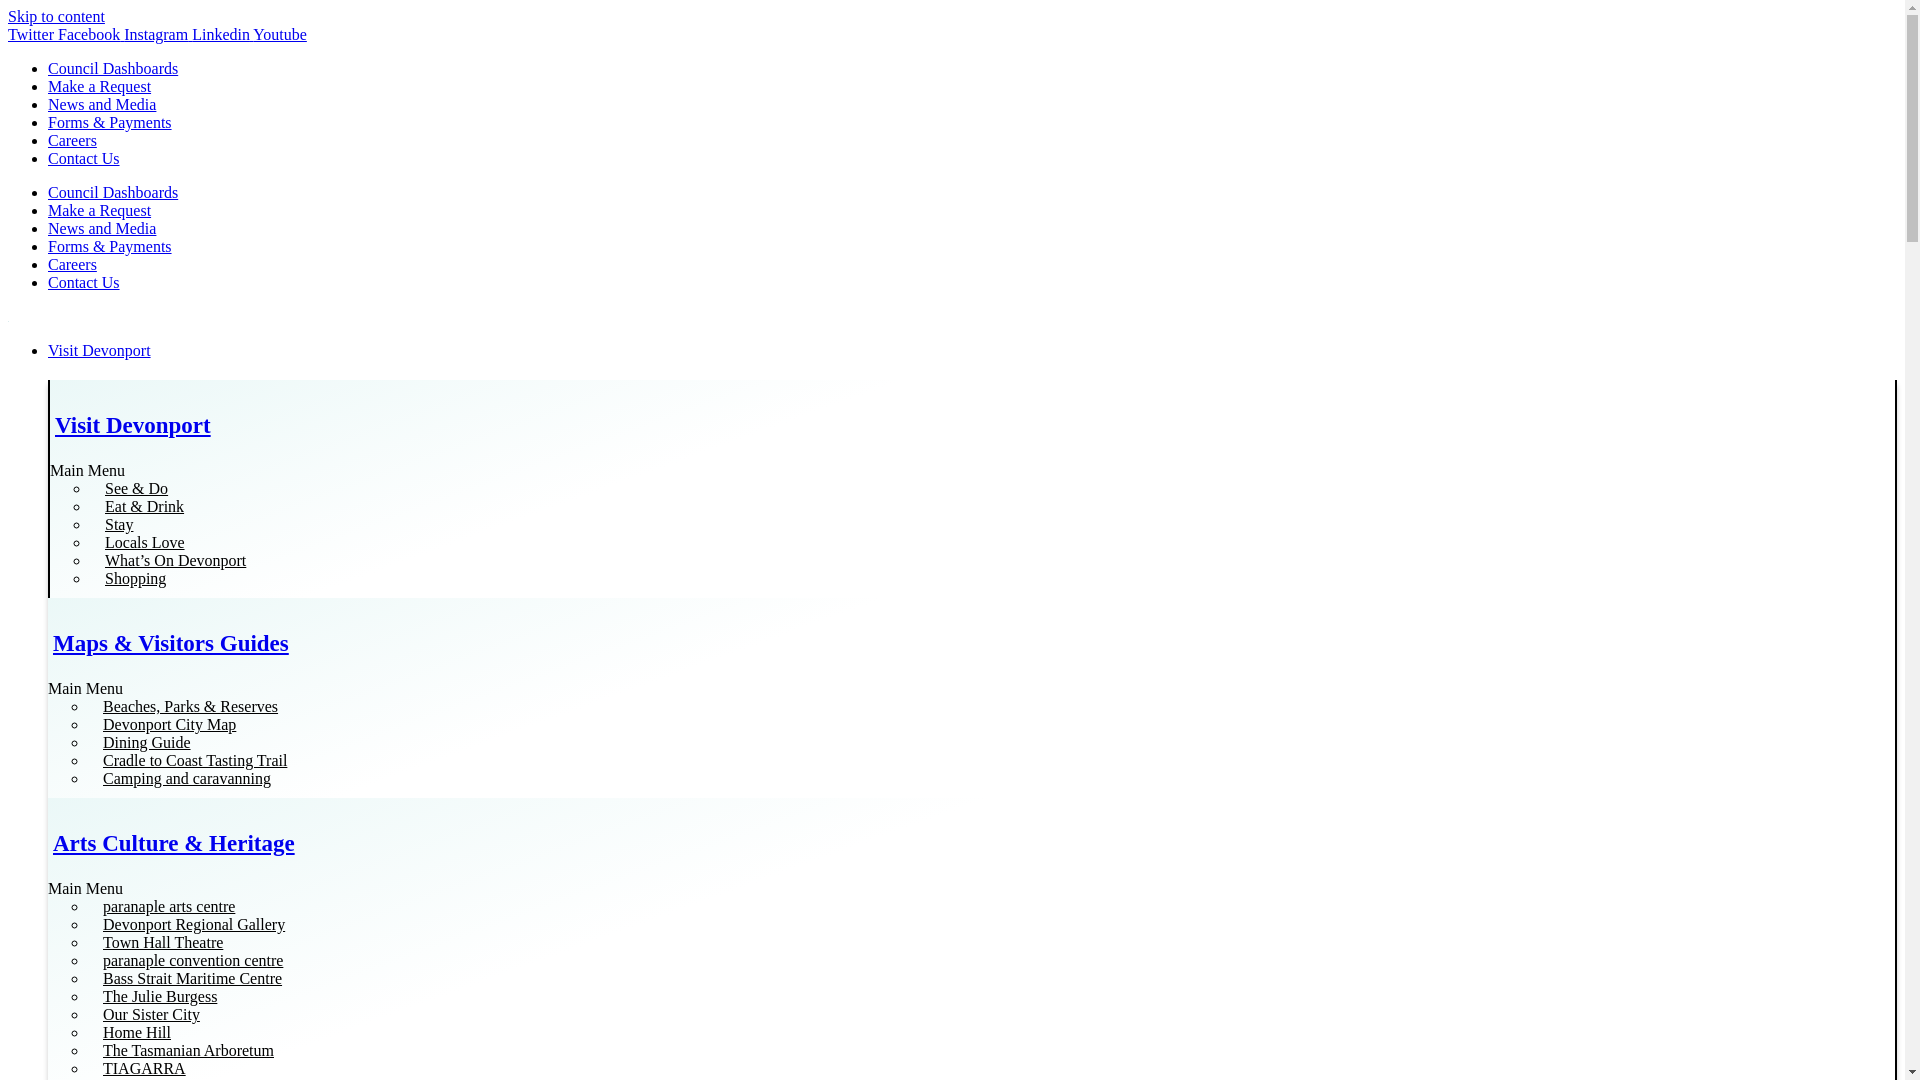  What do you see at coordinates (158, 996) in the screenshot?
I see `'The Julie Burgess'` at bounding box center [158, 996].